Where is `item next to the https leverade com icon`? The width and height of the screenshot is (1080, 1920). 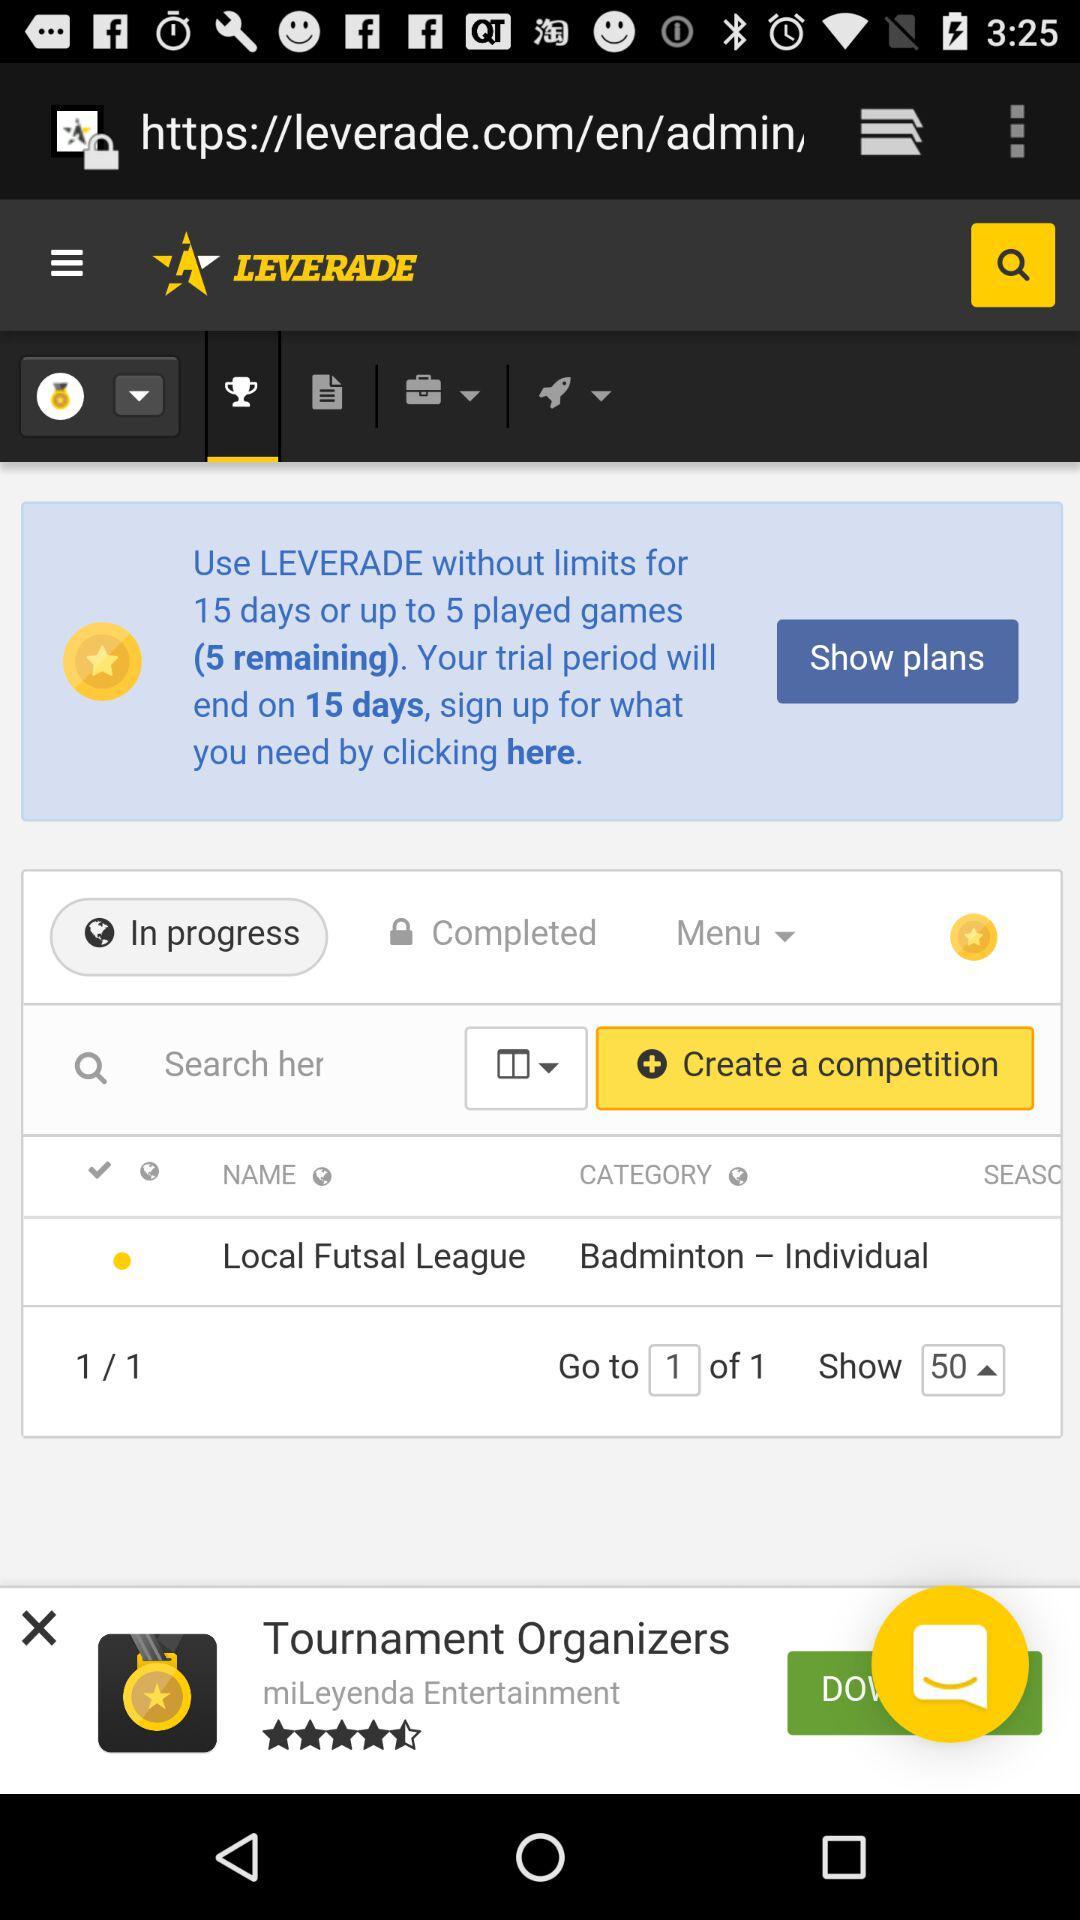 item next to the https leverade com icon is located at coordinates (890, 130).